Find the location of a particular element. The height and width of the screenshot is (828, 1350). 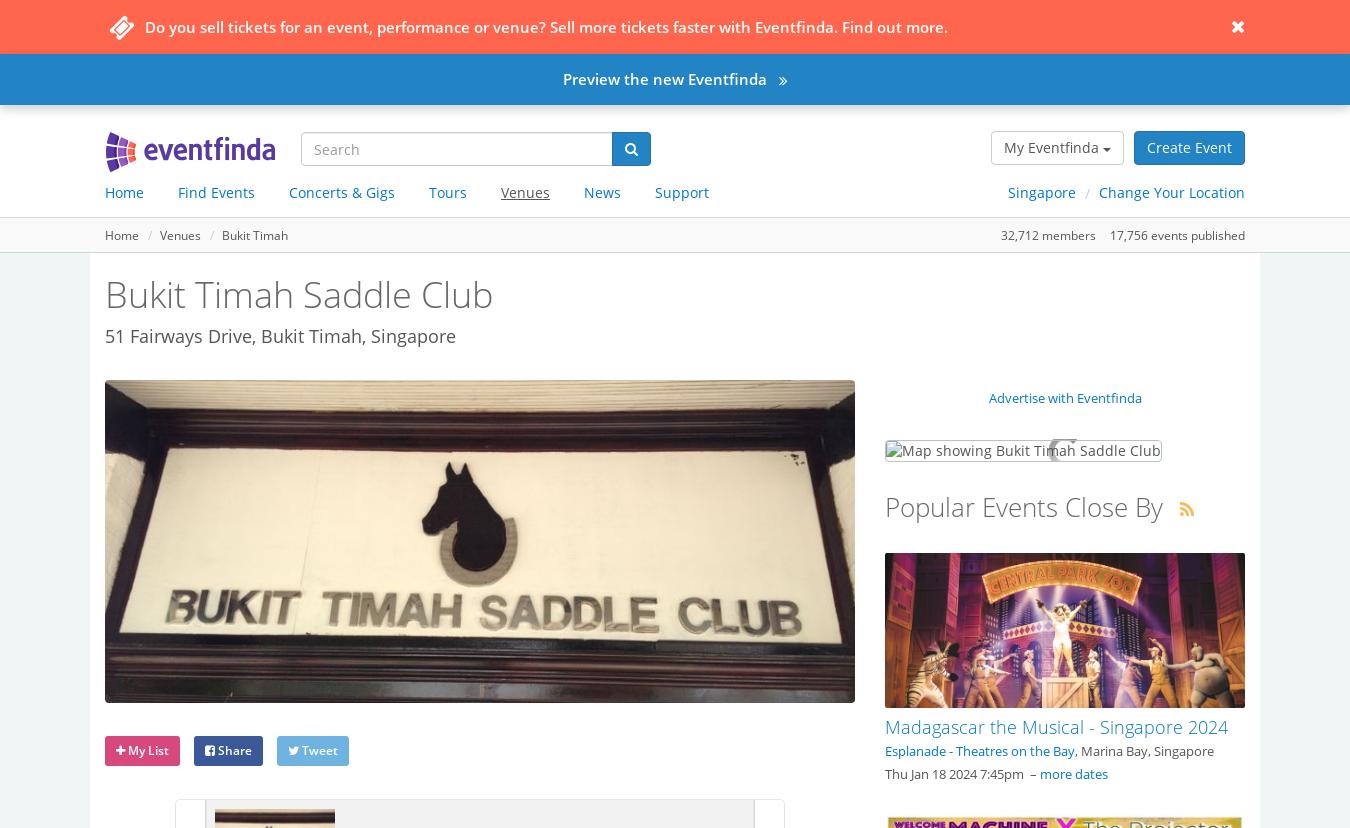

'Thu Jan 18 2024 7:45pm' is located at coordinates (885, 773).